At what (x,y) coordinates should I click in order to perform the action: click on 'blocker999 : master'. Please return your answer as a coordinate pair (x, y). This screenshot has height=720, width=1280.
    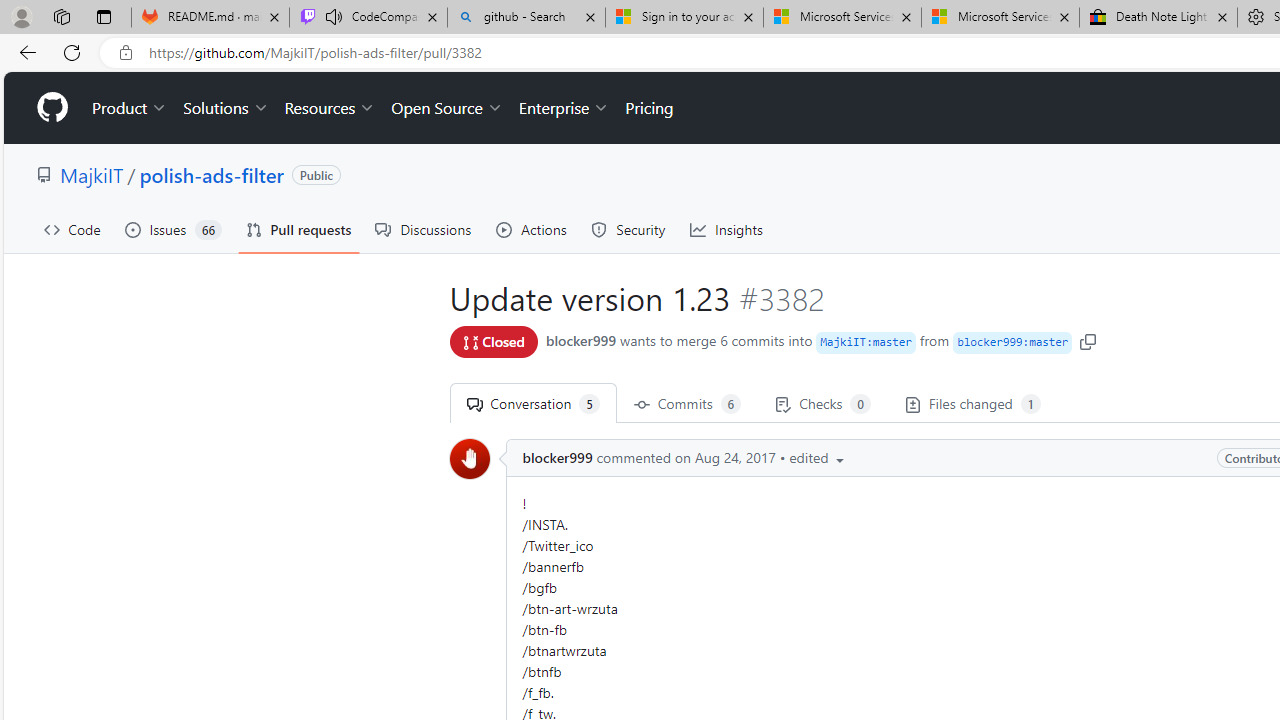
    Looking at the image, I should click on (1013, 342).